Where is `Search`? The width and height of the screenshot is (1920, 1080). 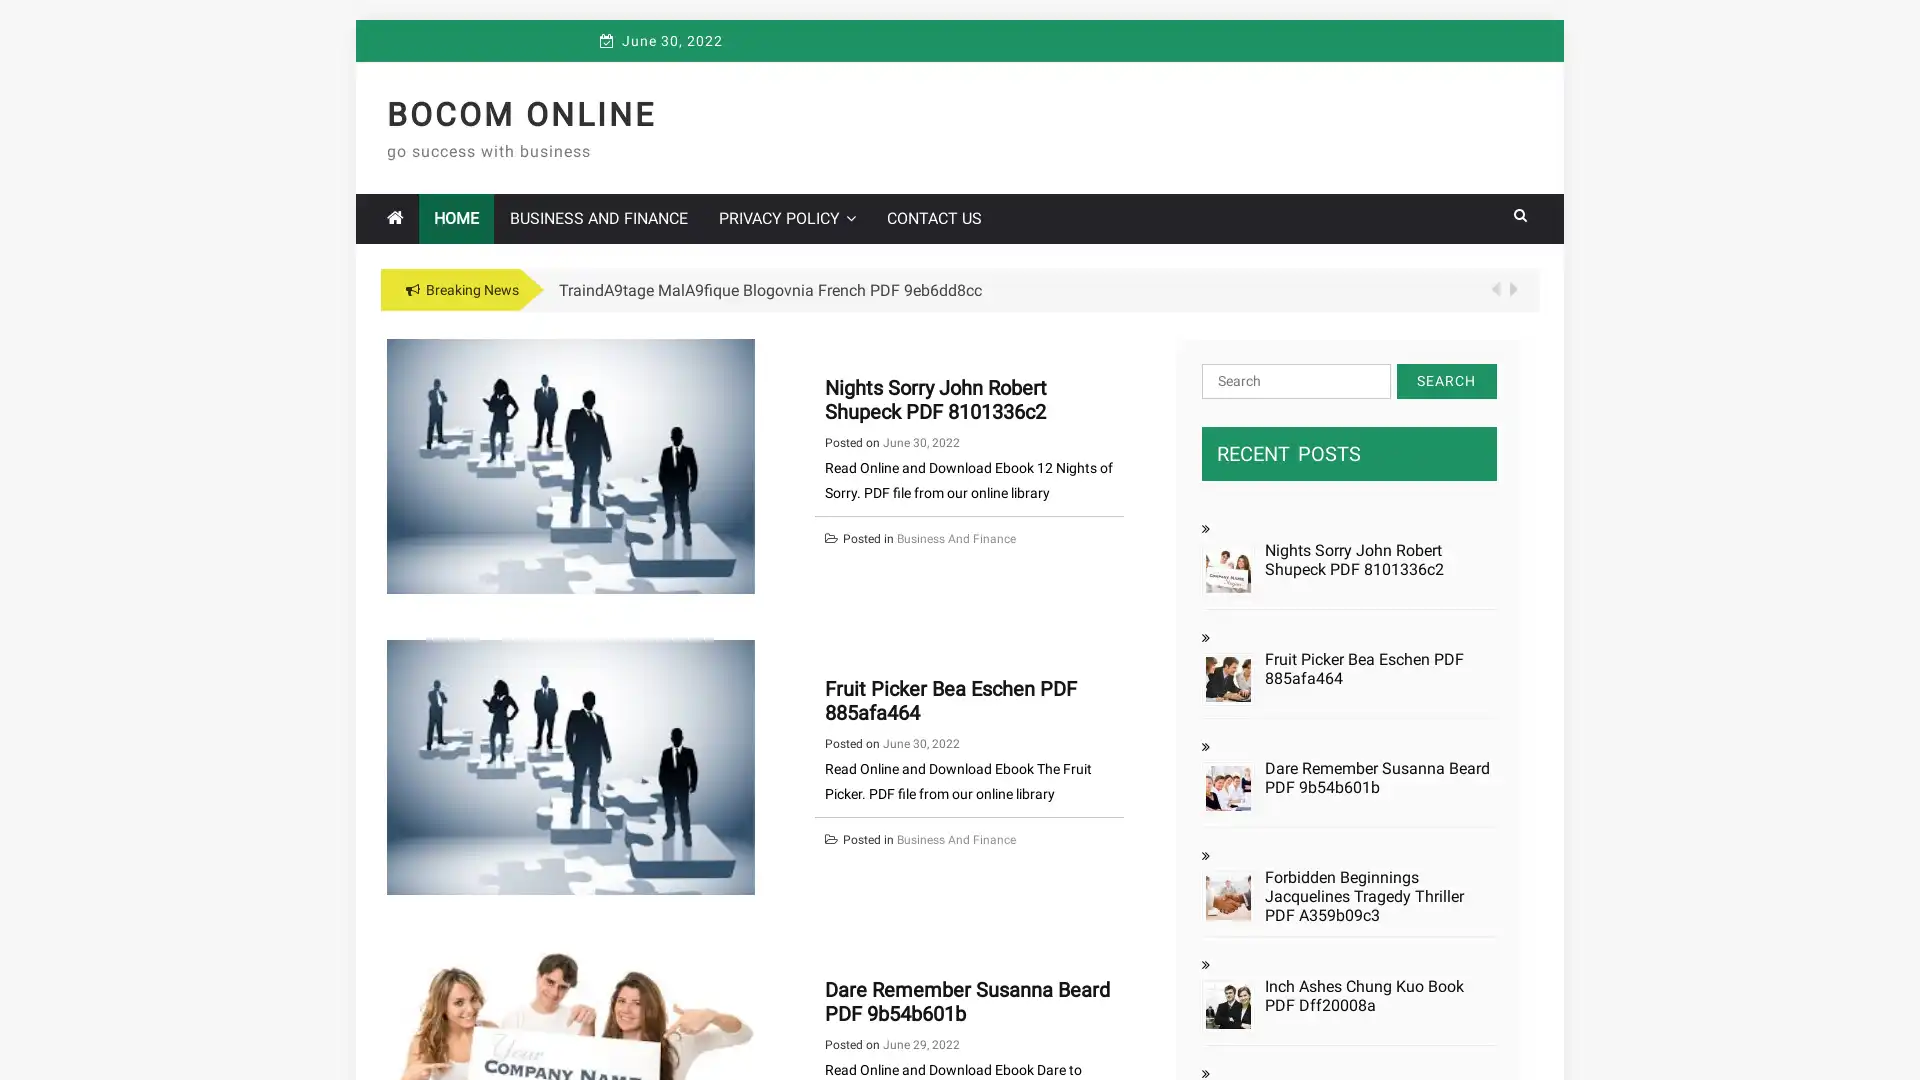
Search is located at coordinates (1445, 380).